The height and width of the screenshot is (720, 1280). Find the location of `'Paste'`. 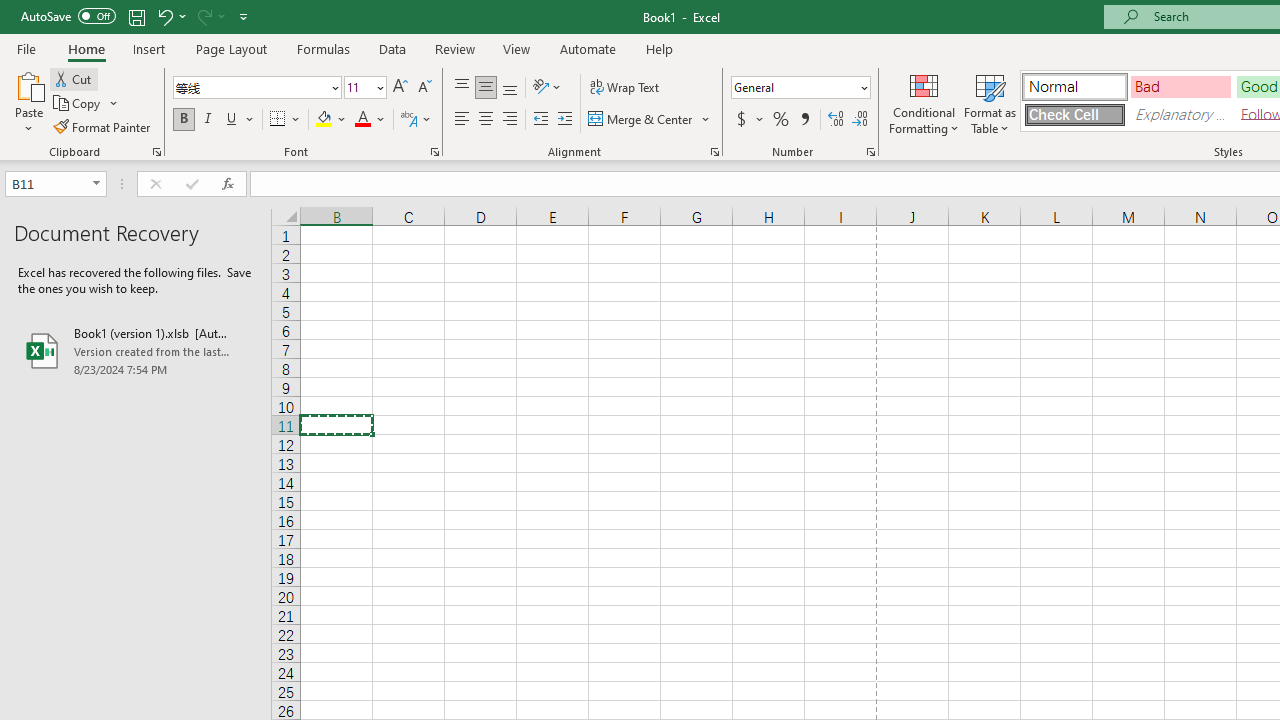

'Paste' is located at coordinates (28, 103).